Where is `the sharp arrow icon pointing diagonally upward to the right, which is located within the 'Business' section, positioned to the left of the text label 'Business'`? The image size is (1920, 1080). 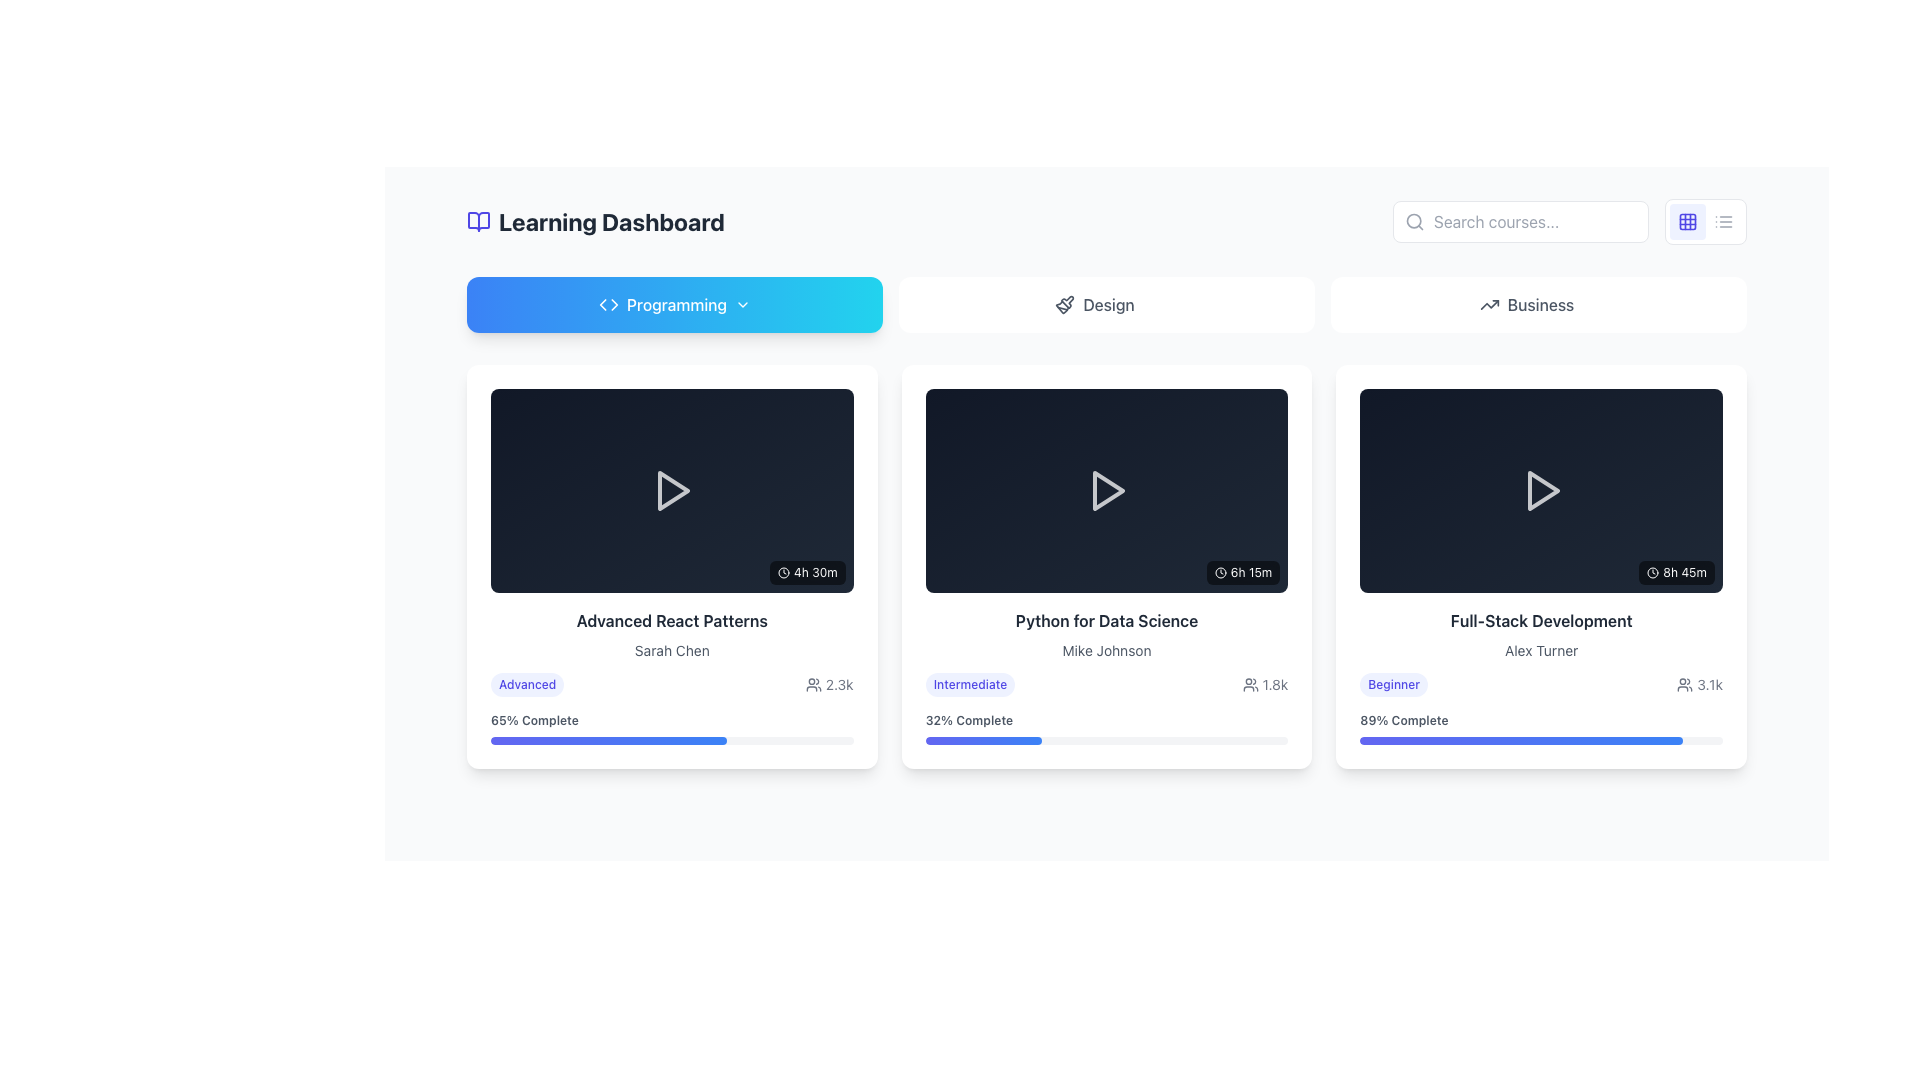 the sharp arrow icon pointing diagonally upward to the right, which is located within the 'Business' section, positioned to the left of the text label 'Business' is located at coordinates (1489, 304).